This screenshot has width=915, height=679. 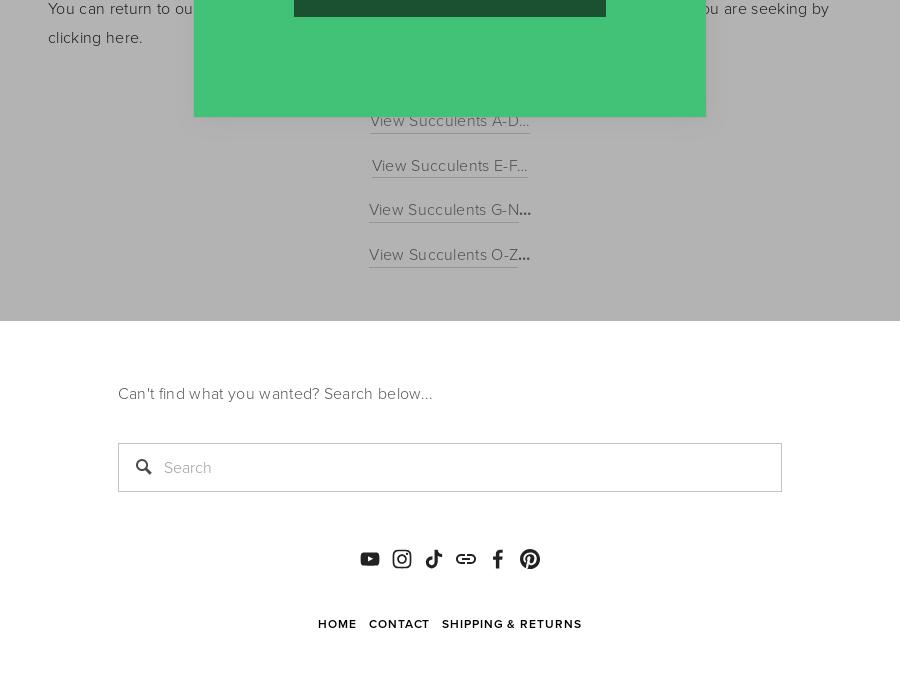 I want to click on 'View Succulents G-N', so click(x=443, y=208).